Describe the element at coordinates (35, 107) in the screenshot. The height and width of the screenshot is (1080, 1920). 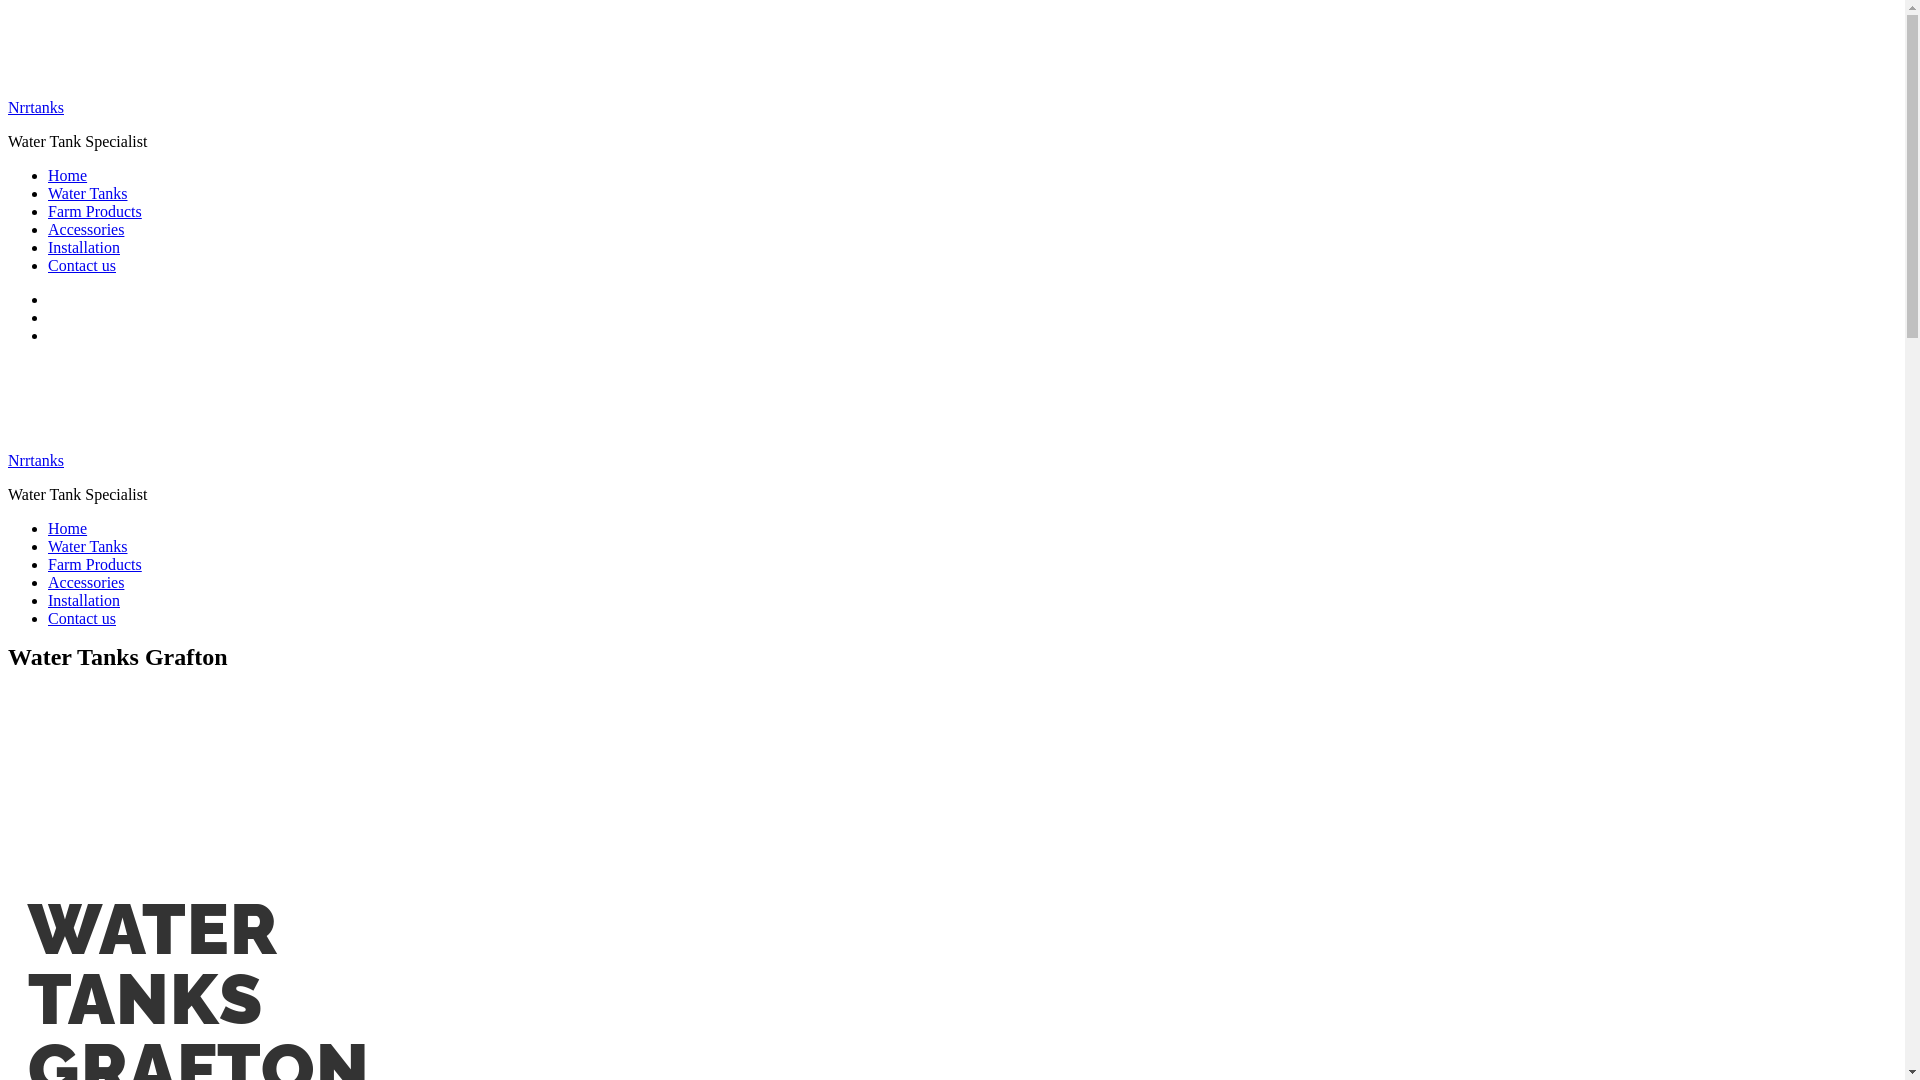
I see `'Nrrtanks'` at that location.